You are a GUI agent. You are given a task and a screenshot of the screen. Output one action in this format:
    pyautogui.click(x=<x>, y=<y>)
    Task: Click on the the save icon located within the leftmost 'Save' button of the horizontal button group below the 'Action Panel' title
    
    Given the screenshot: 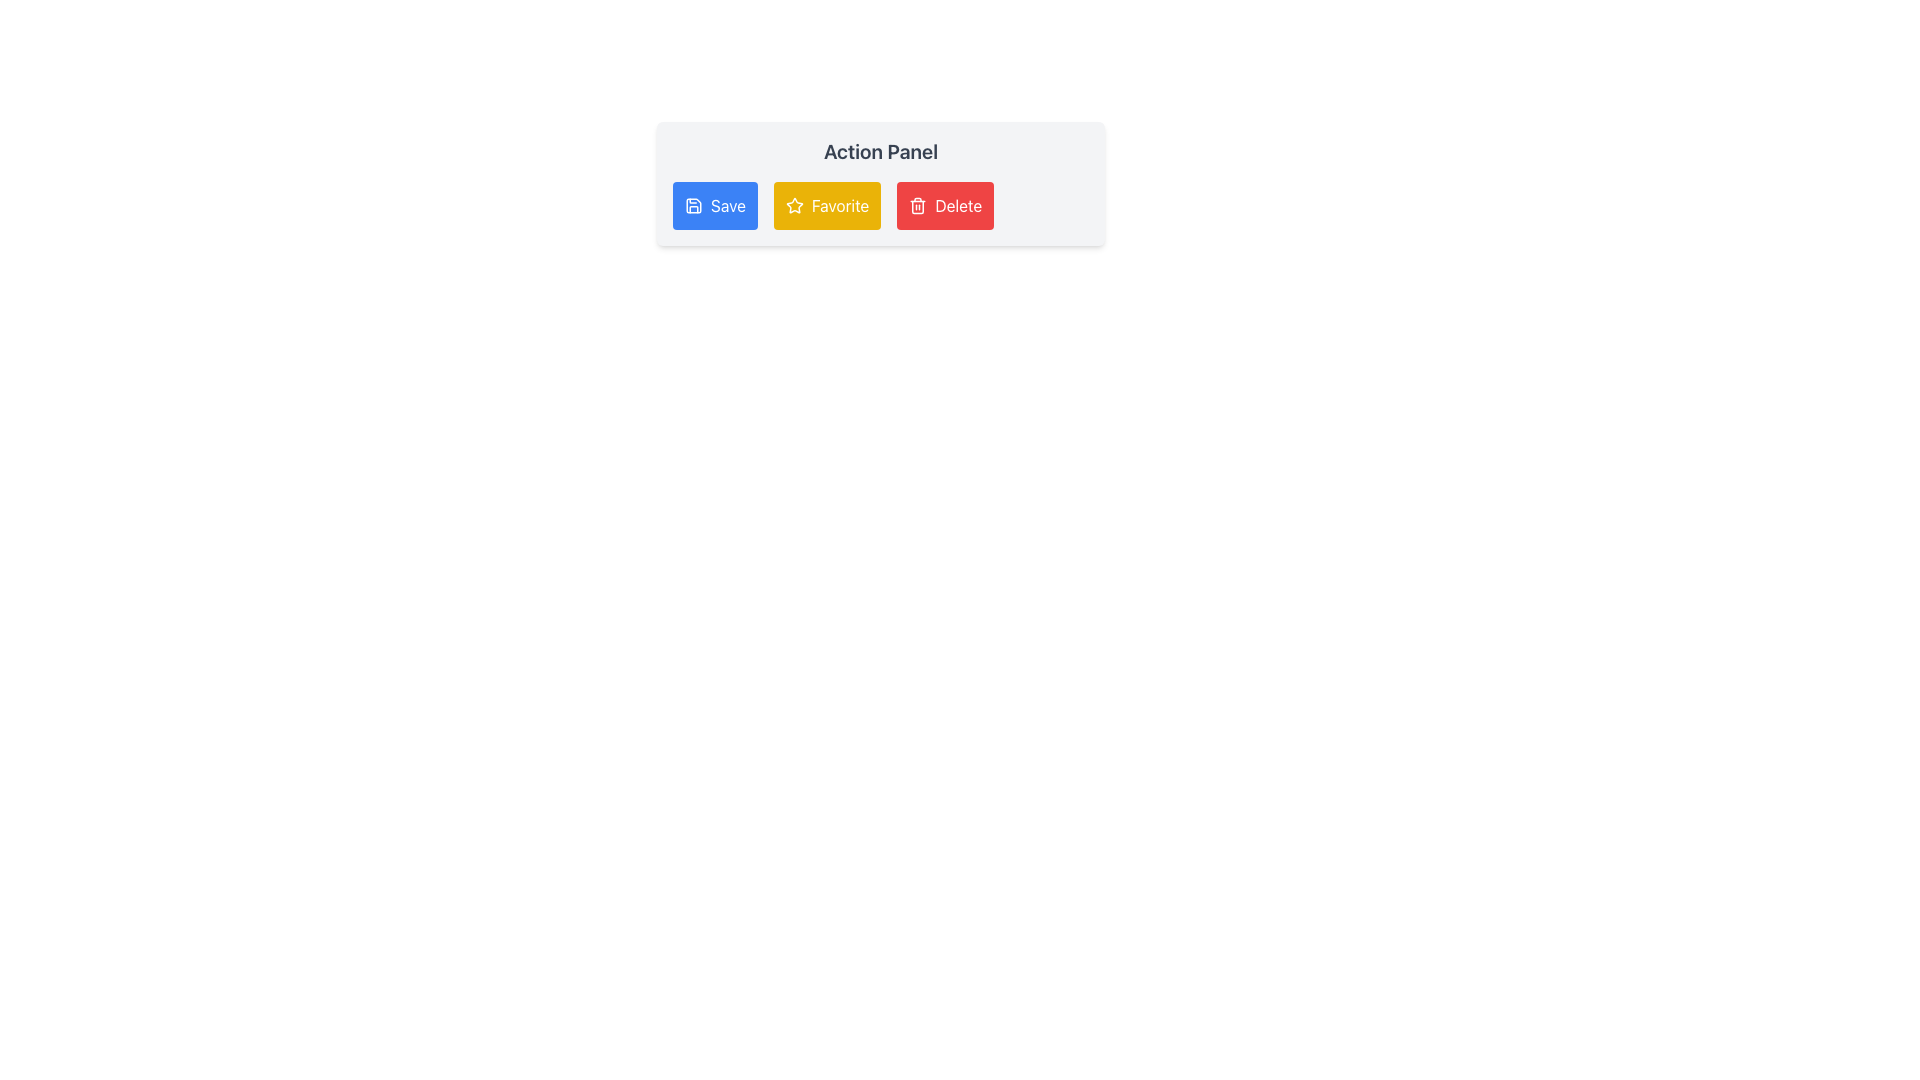 What is the action you would take?
    pyautogui.click(x=694, y=205)
    